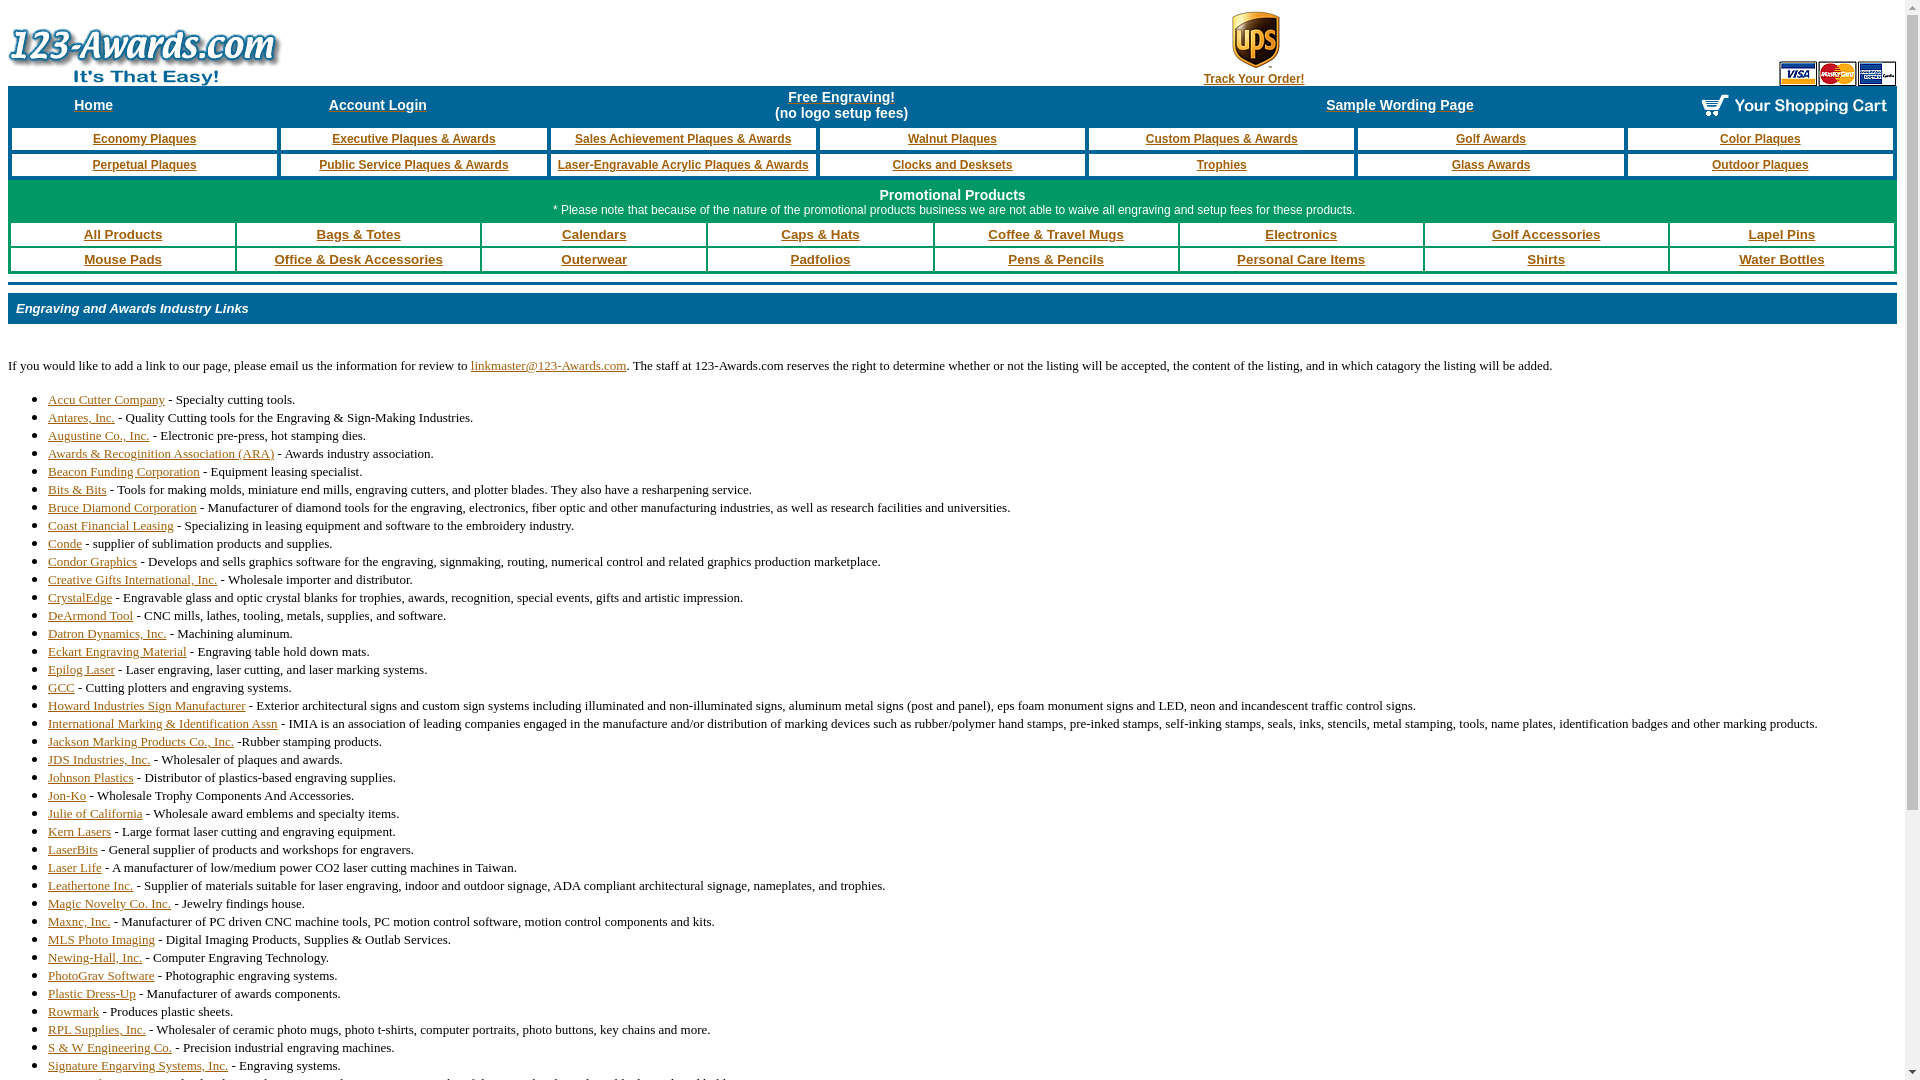 The image size is (1920, 1080). Describe the element at coordinates (1491, 164) in the screenshot. I see `'Glass Awards'` at that location.